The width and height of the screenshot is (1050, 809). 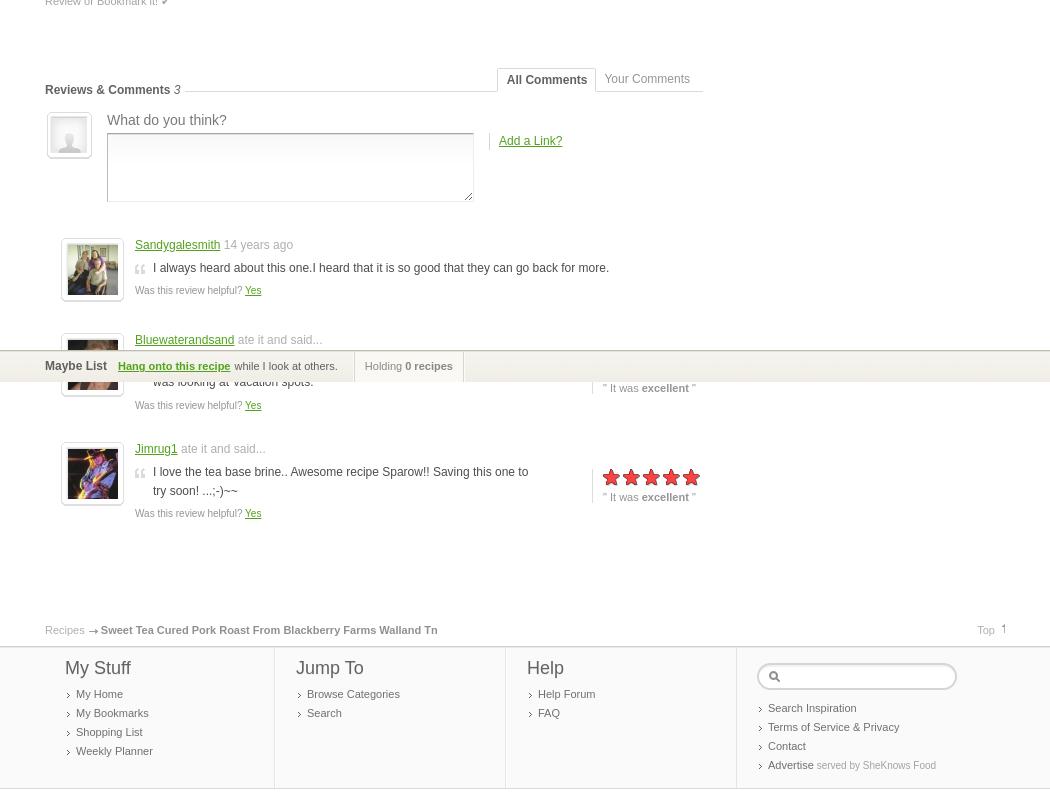 I want to click on 'All Comments', so click(x=546, y=80).